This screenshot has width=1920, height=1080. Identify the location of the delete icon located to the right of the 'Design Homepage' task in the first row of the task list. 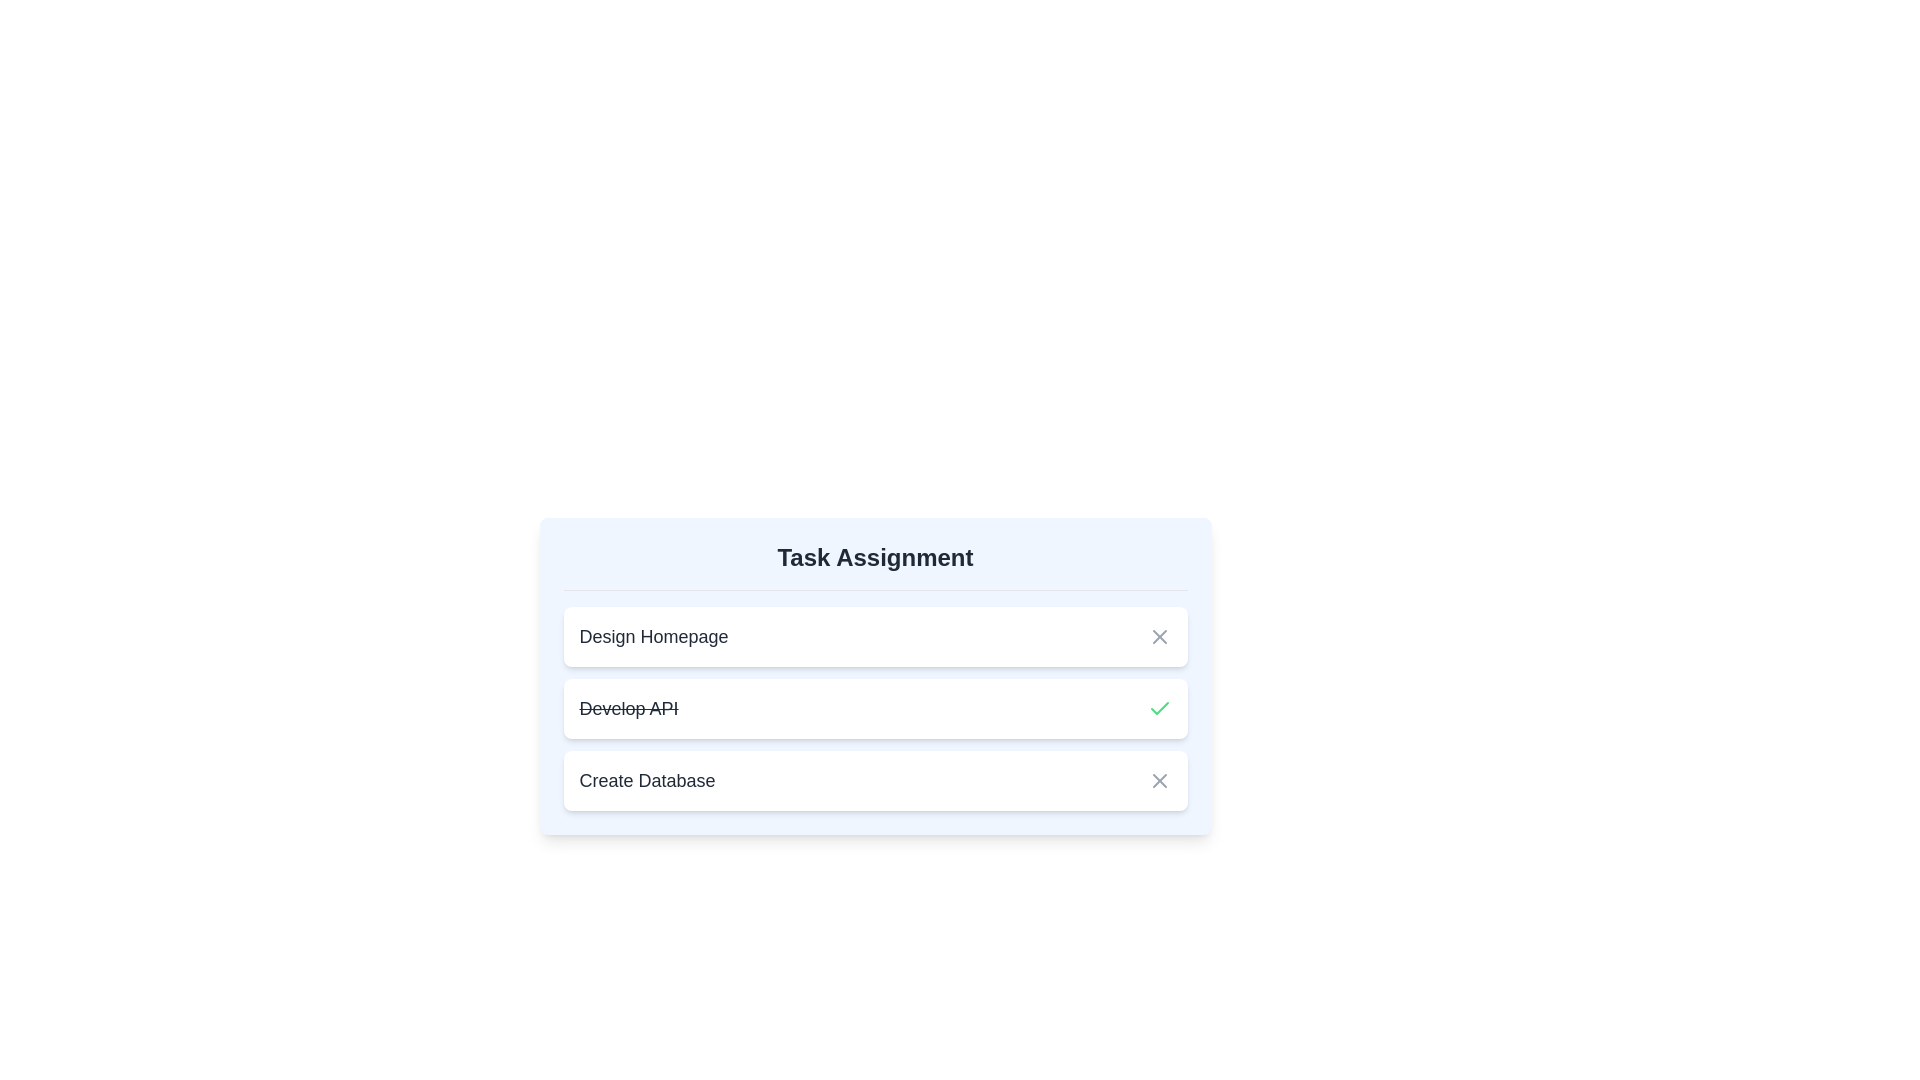
(1159, 636).